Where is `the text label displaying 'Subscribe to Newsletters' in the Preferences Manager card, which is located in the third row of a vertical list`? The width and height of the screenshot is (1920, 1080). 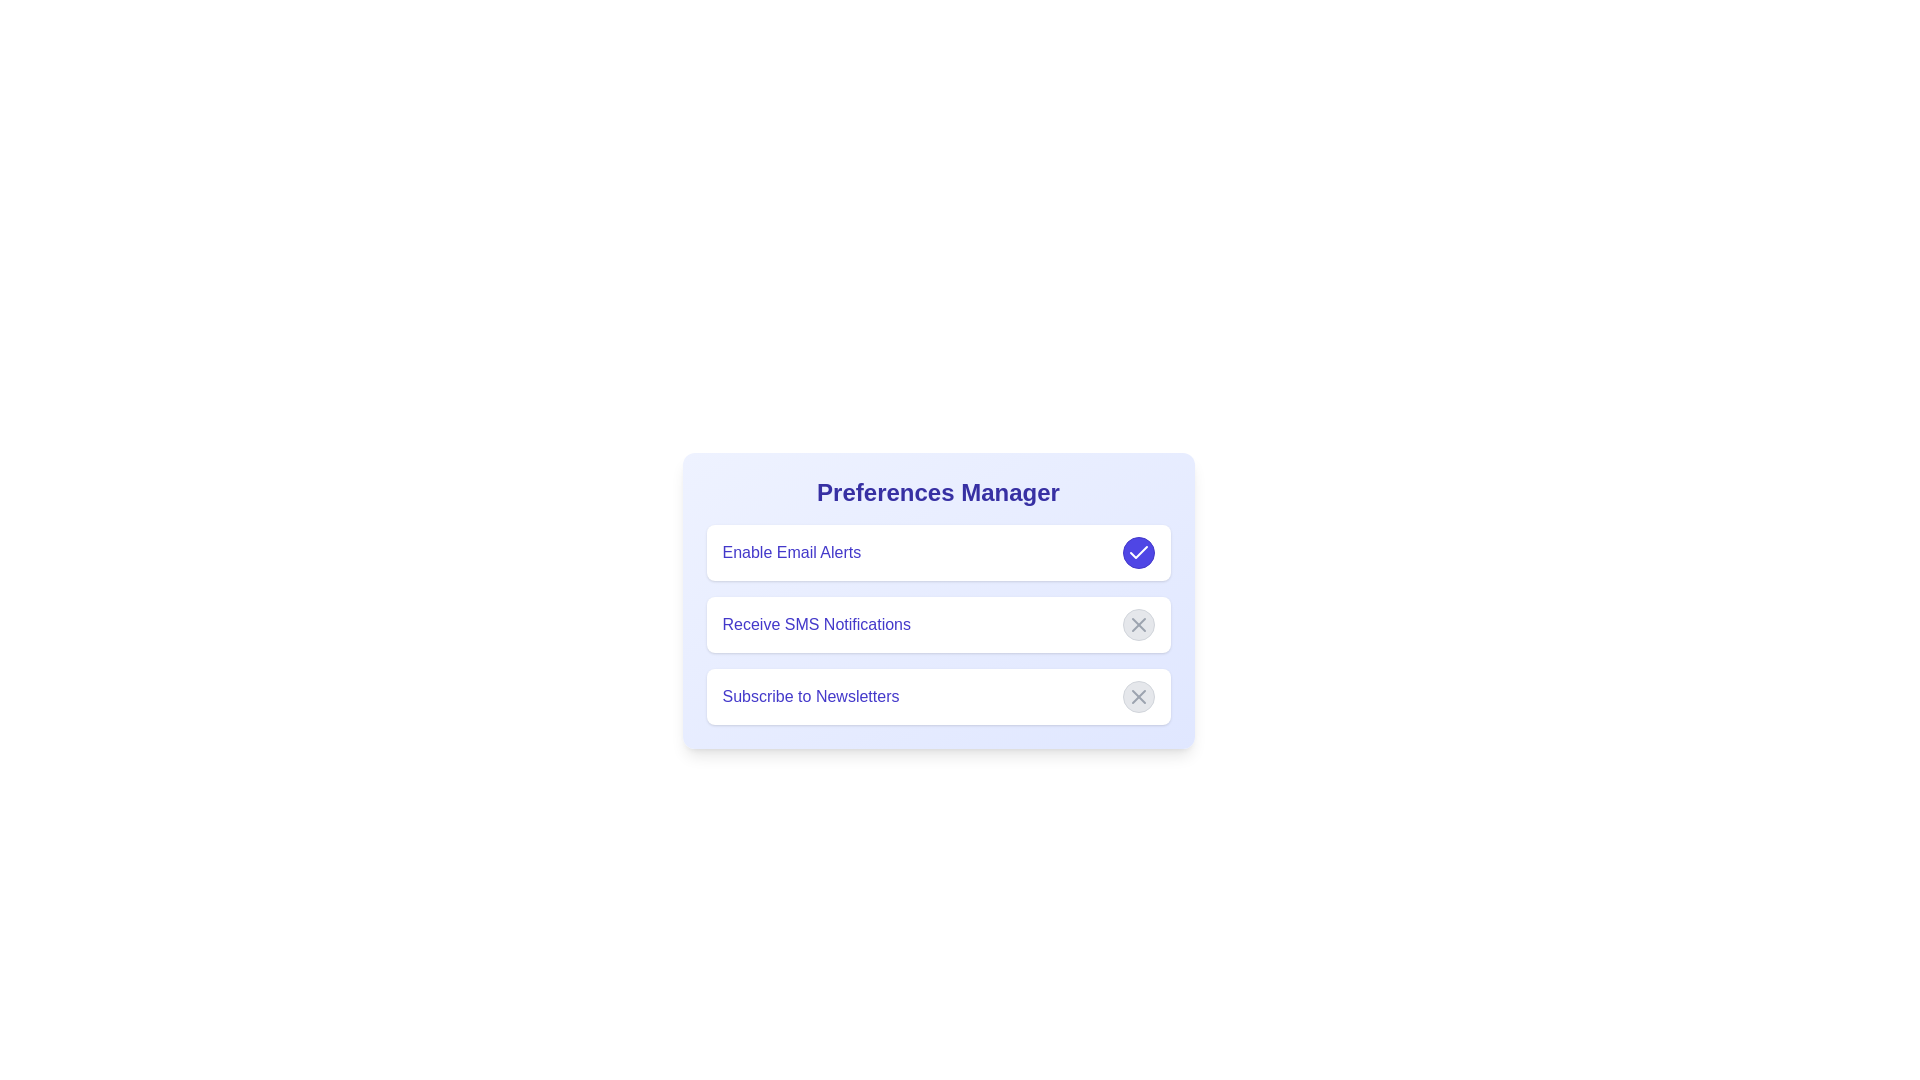
the text label displaying 'Subscribe to Newsletters' in the Preferences Manager card, which is located in the third row of a vertical list is located at coordinates (811, 696).